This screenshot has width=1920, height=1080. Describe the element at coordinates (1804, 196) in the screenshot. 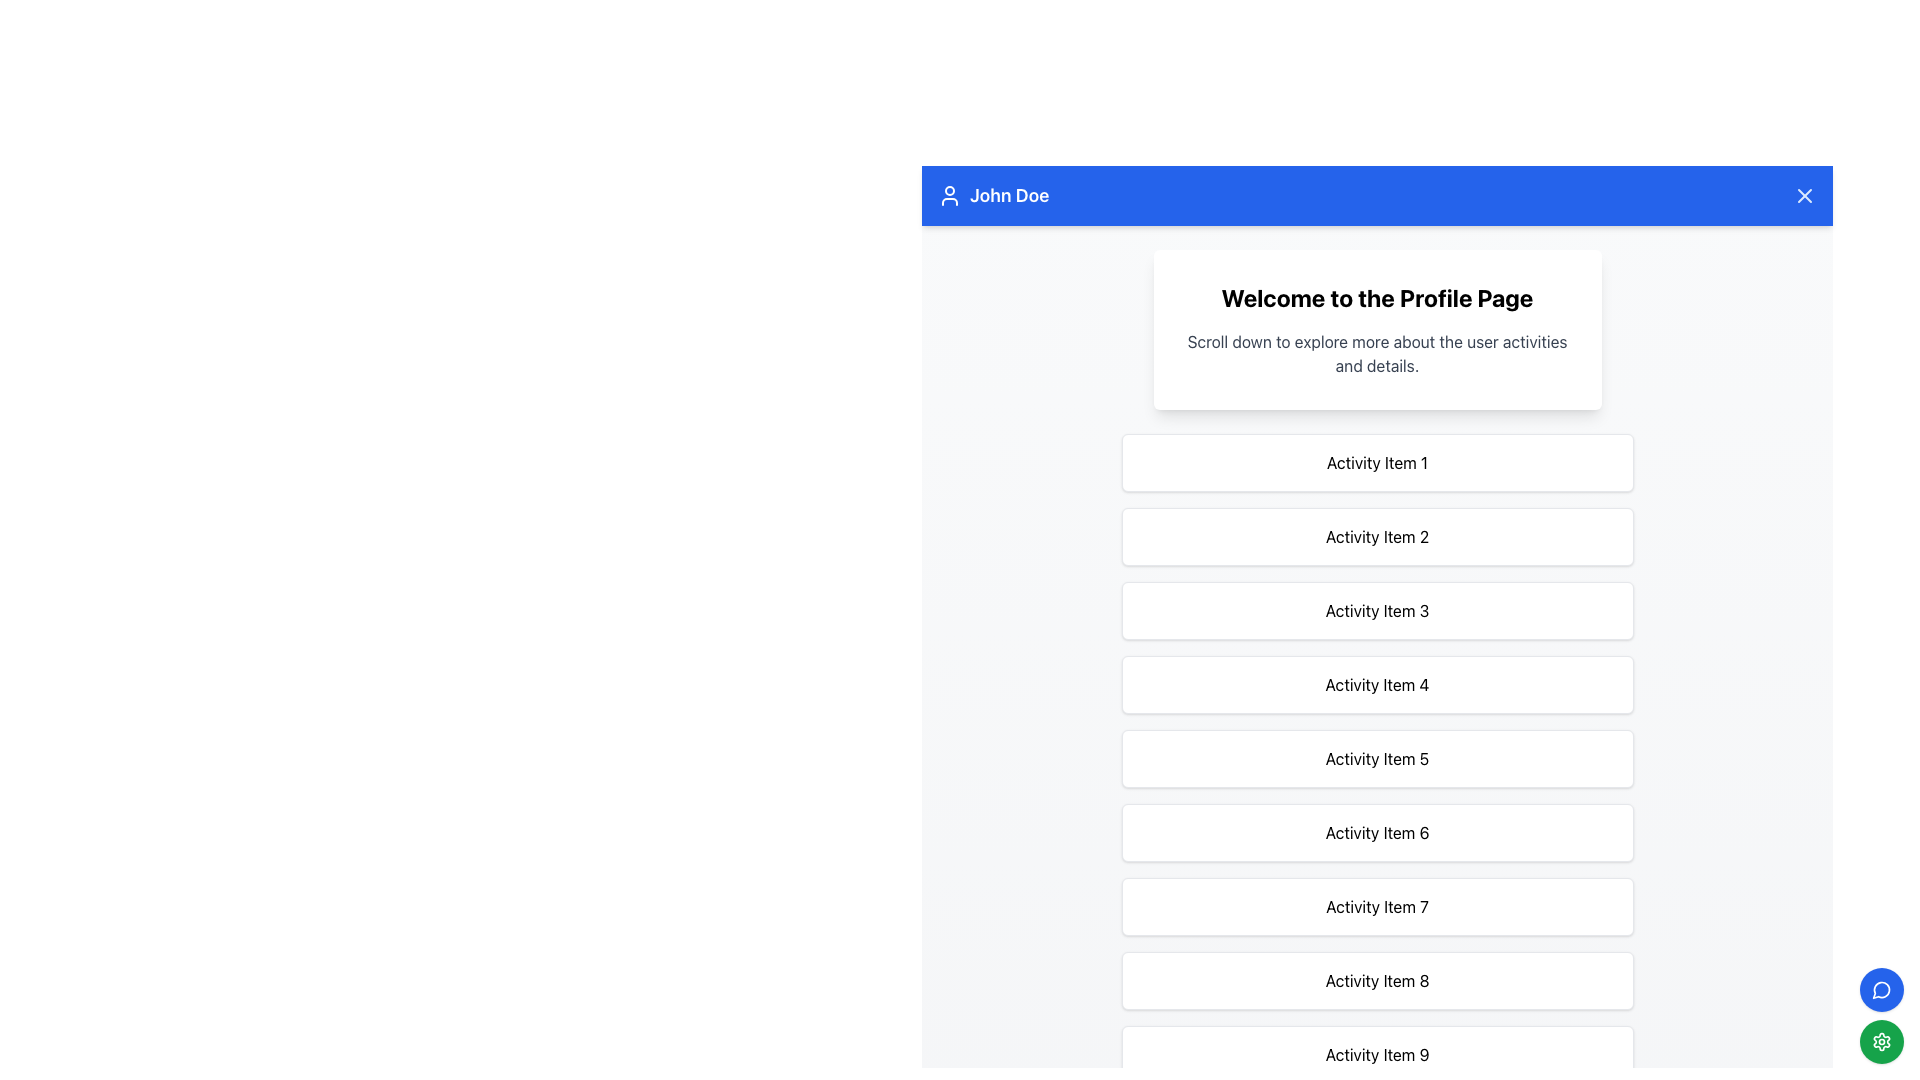

I see `the close button located at the far-right edge of the top navigation bar` at that location.